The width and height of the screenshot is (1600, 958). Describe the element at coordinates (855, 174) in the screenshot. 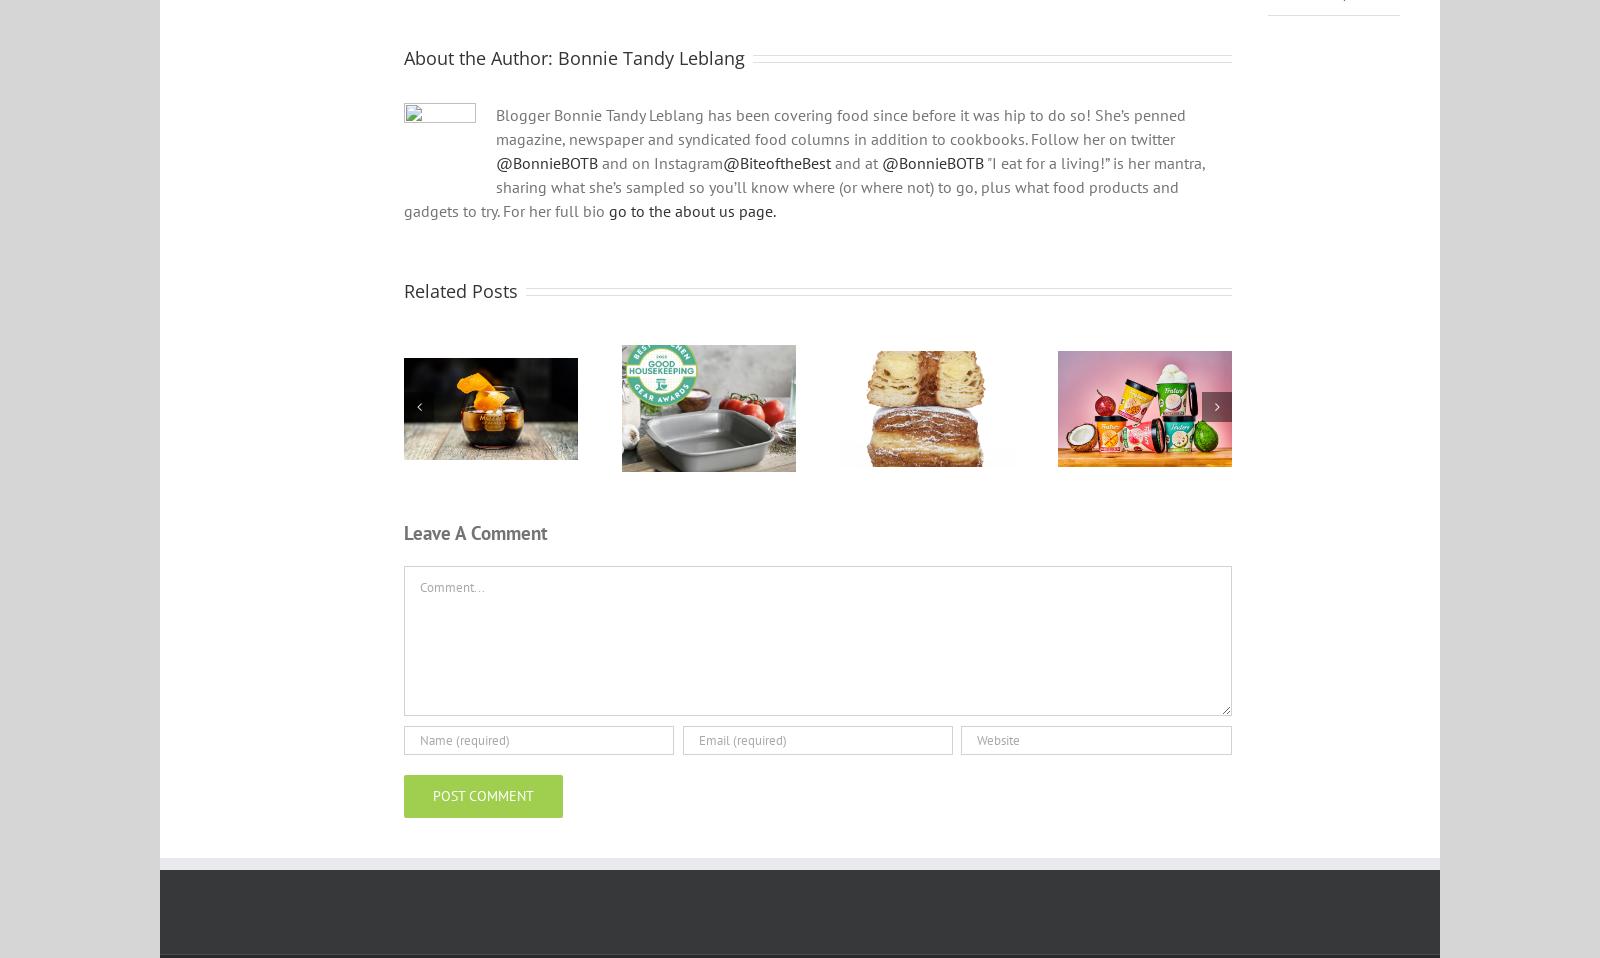

I see `'and at'` at that location.